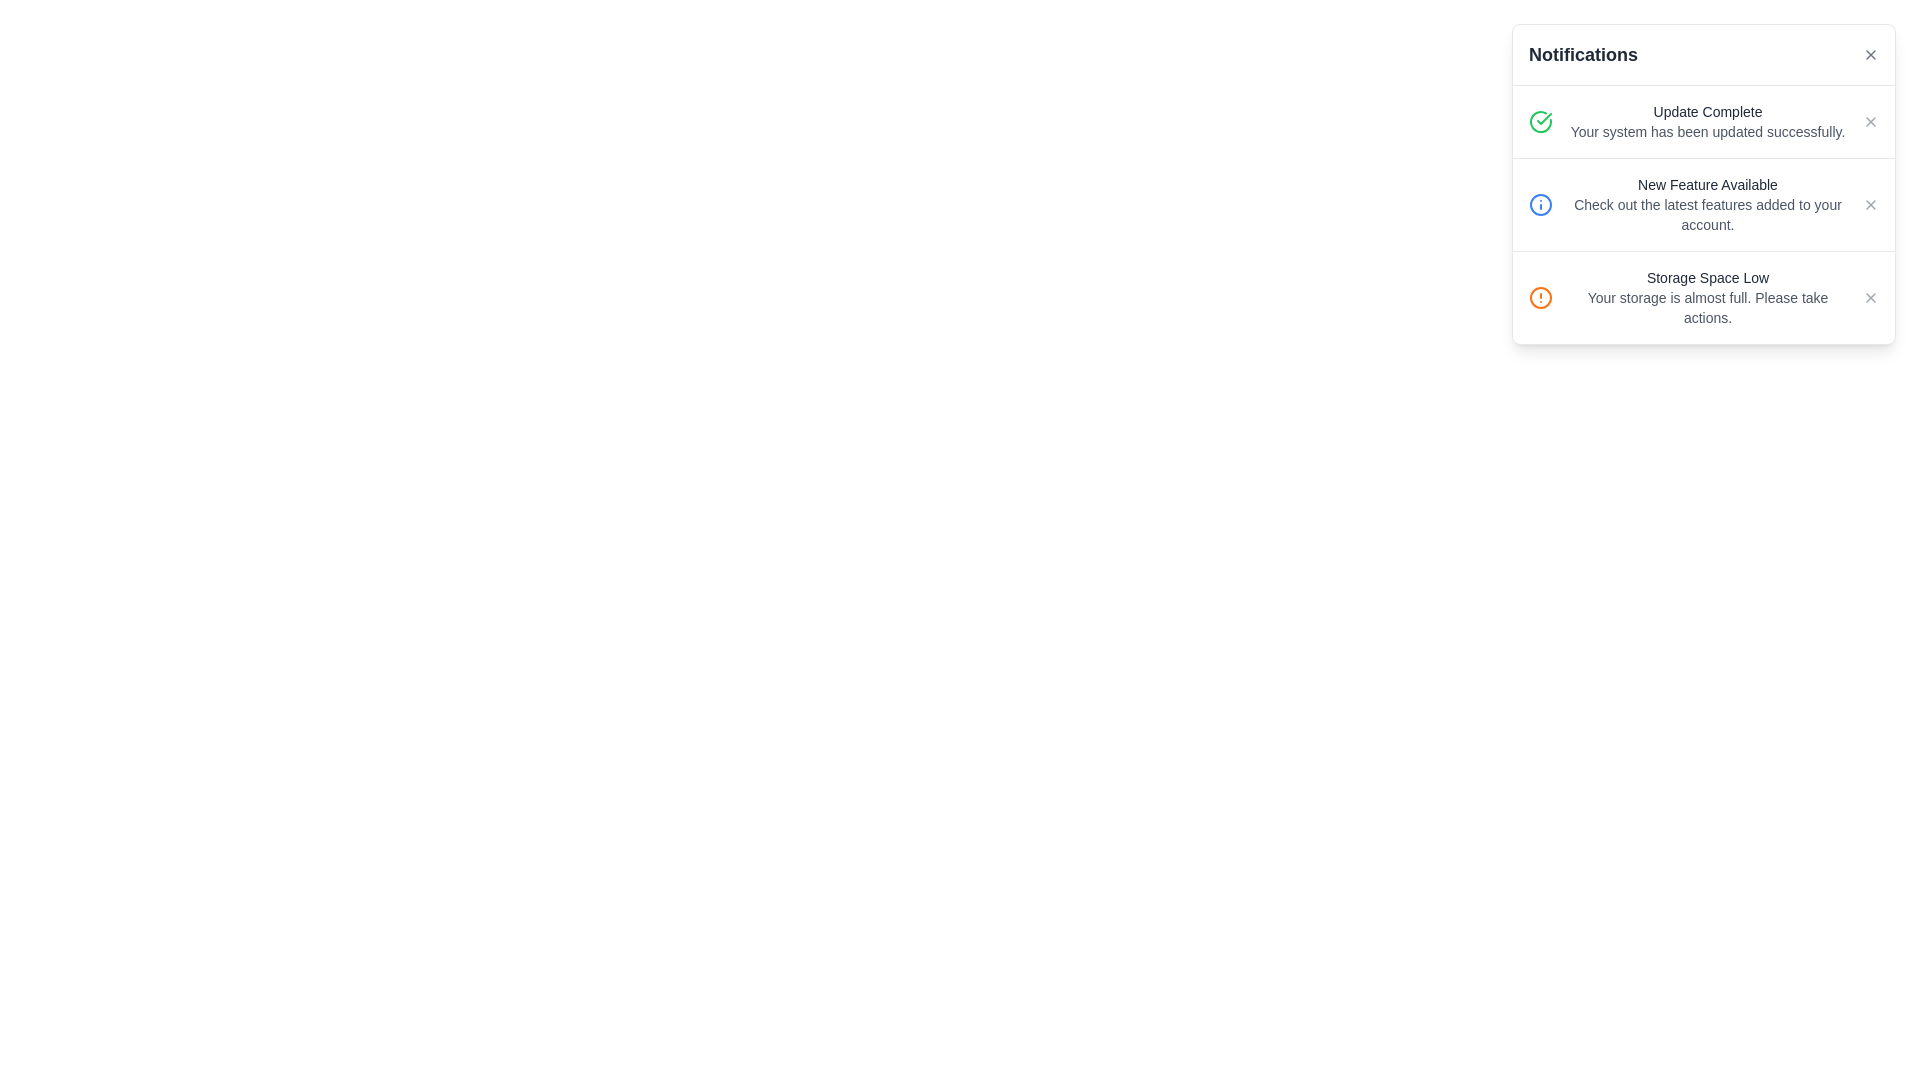 The height and width of the screenshot is (1080, 1920). I want to click on the second textual notification block titled 'New Feature Available' which provides additional details about the latest features added to your account, so click(1707, 204).